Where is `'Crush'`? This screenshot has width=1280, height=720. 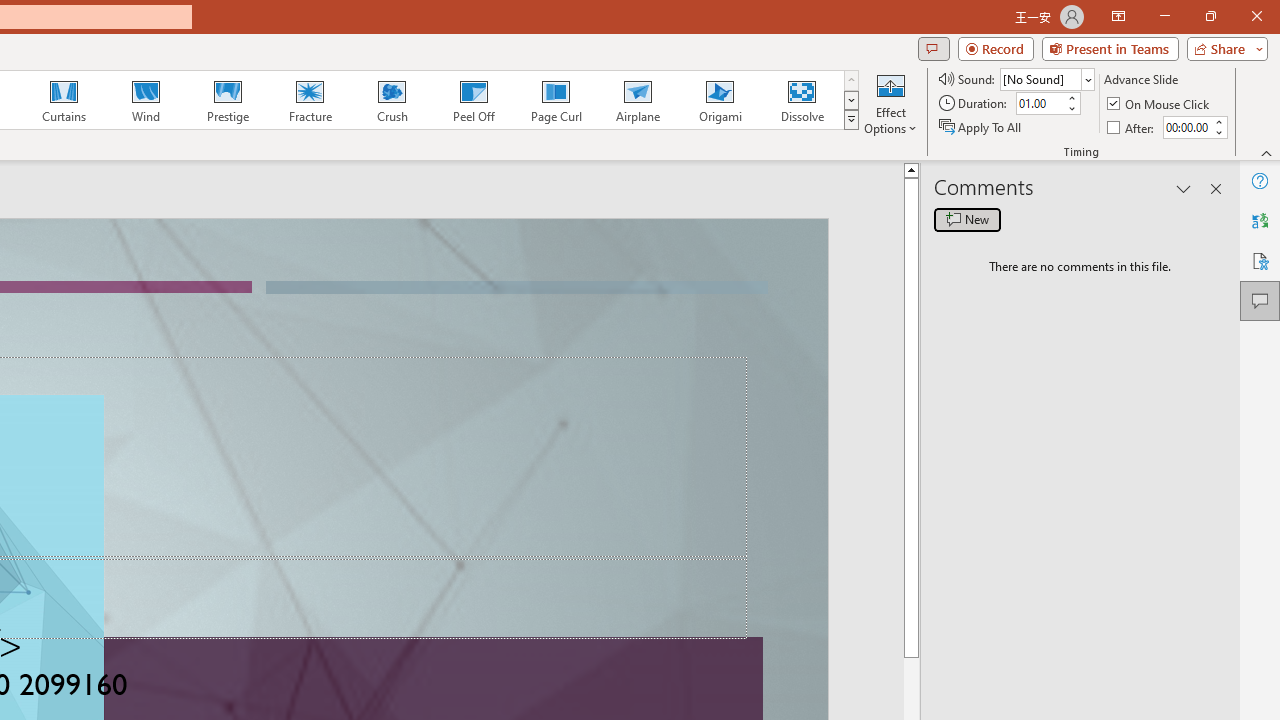
'Crush' is located at coordinates (391, 100).